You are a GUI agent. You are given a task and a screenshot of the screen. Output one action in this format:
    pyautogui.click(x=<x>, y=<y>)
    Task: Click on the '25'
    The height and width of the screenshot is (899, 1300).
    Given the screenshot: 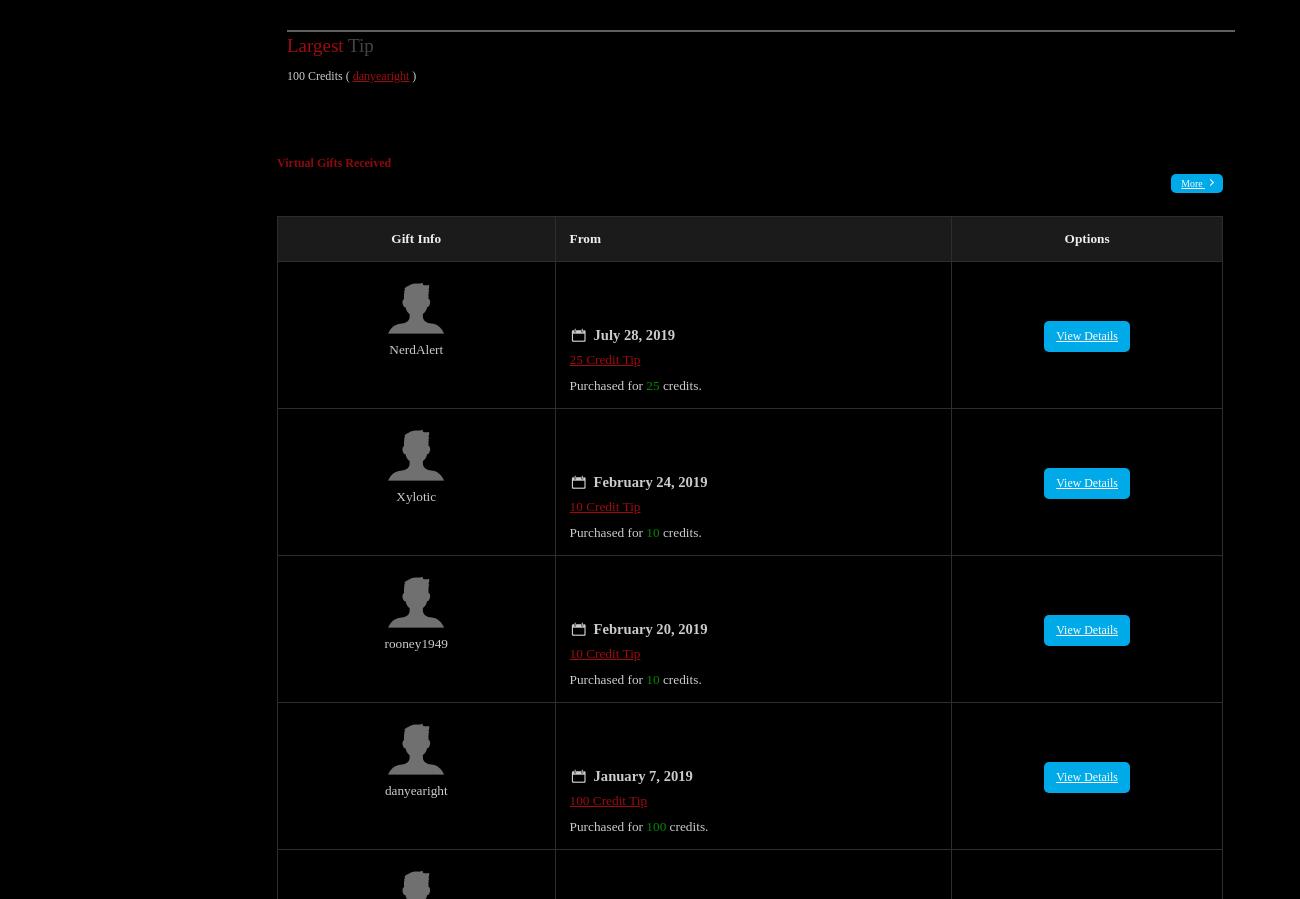 What is the action you would take?
    pyautogui.click(x=651, y=362)
    